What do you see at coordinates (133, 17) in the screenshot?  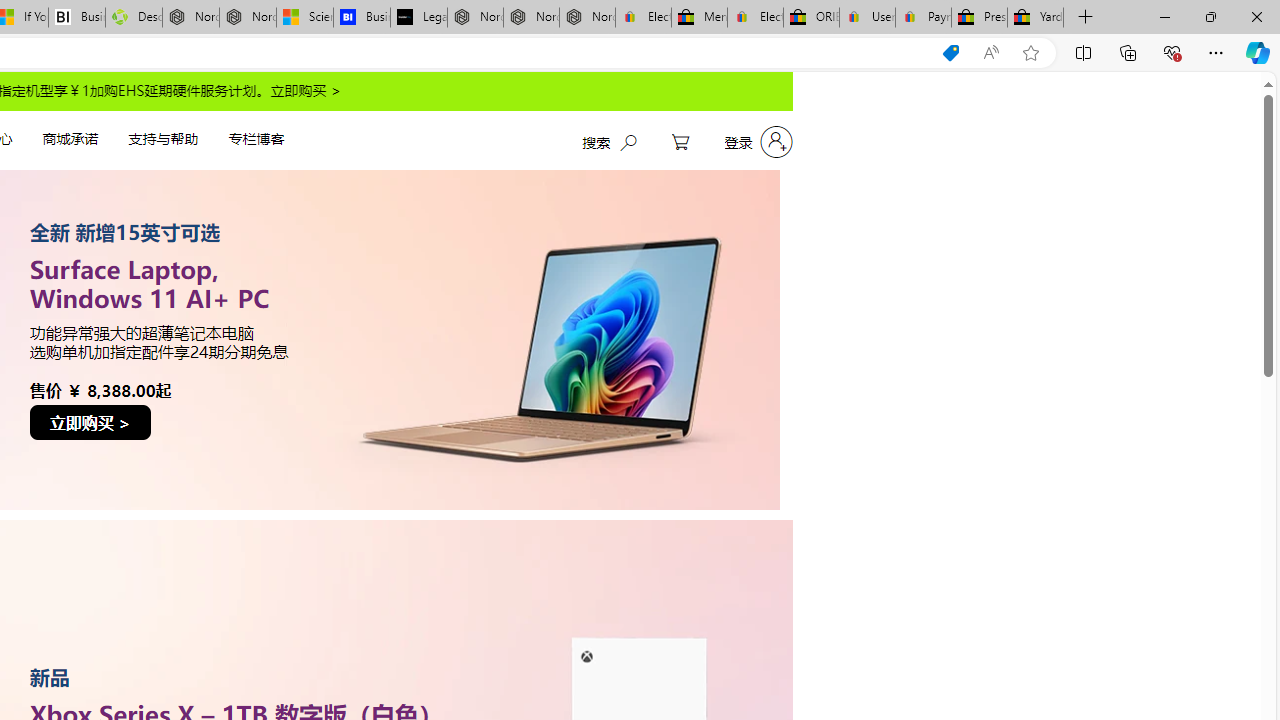 I see `'Descarga Driver Updater'` at bounding box center [133, 17].